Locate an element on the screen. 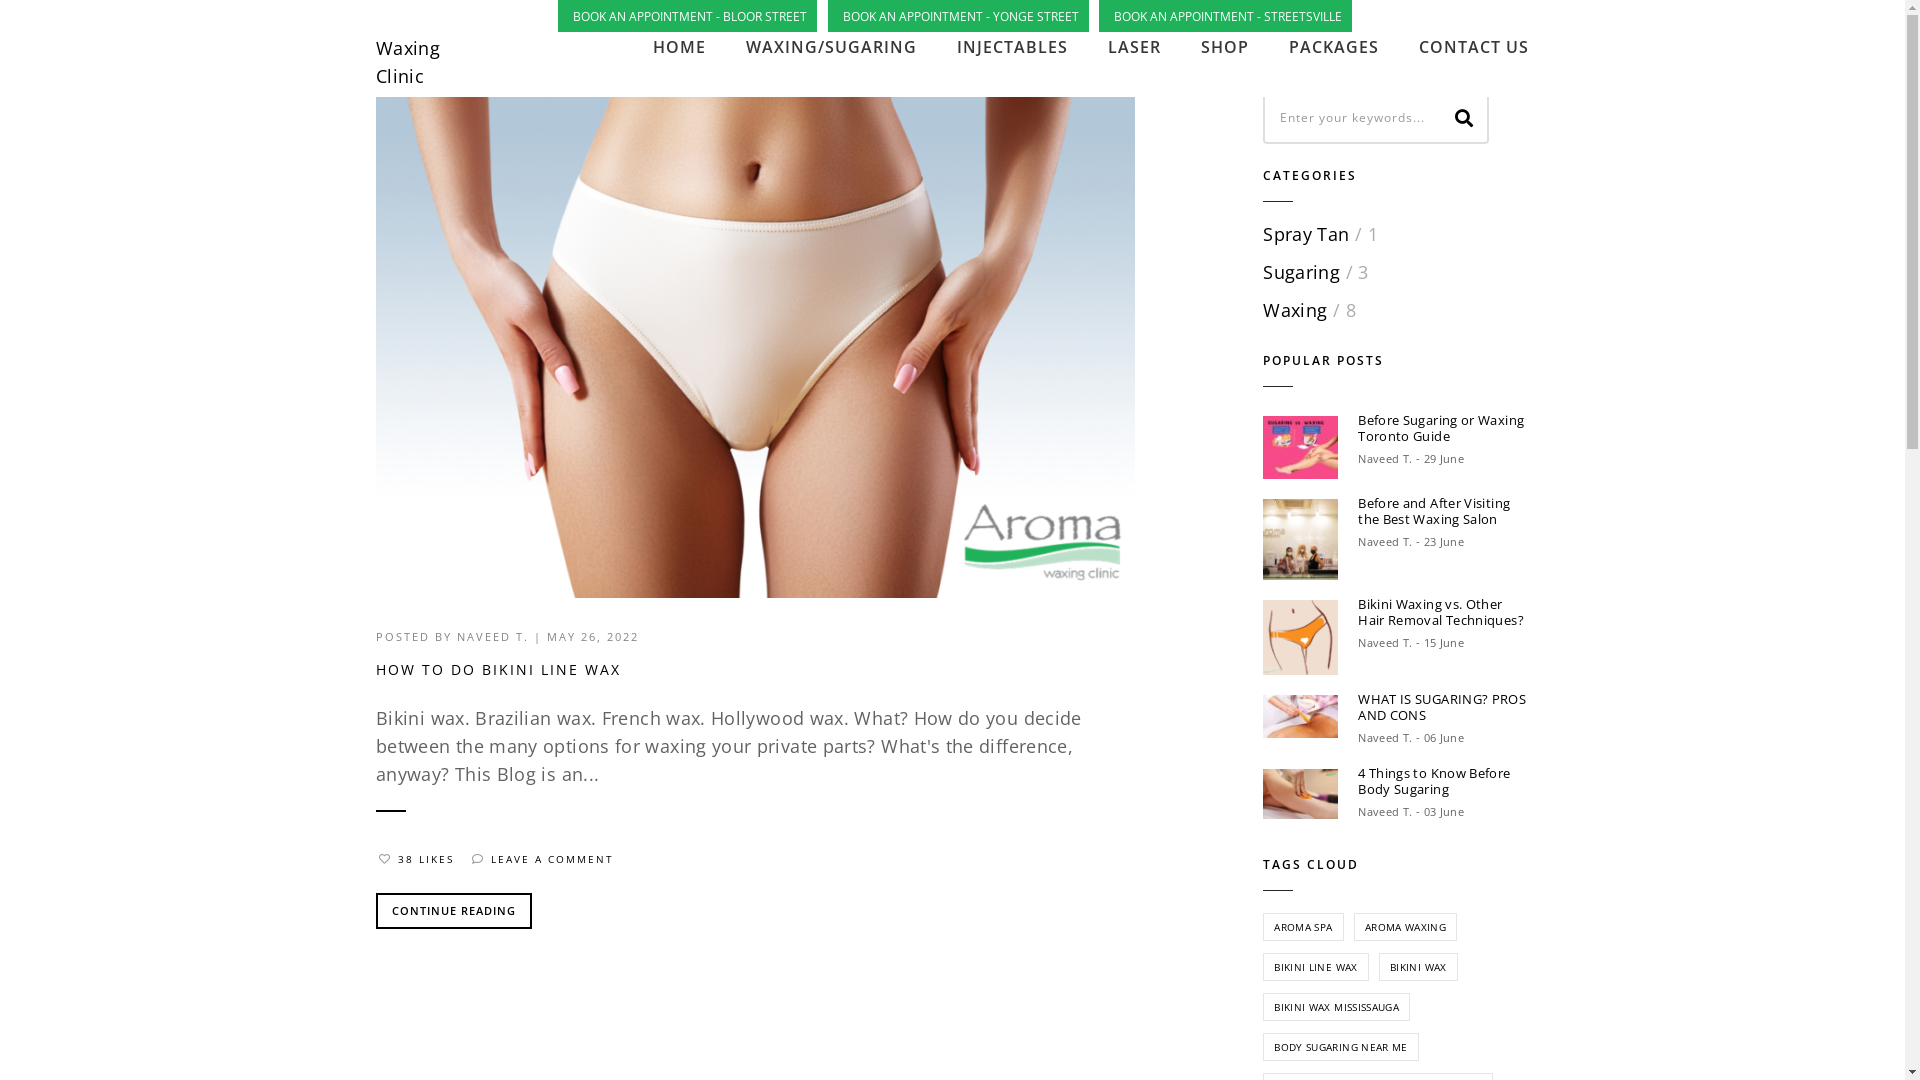 The height and width of the screenshot is (1080, 1920). 'CONTINUE READING' is located at coordinates (453, 910).